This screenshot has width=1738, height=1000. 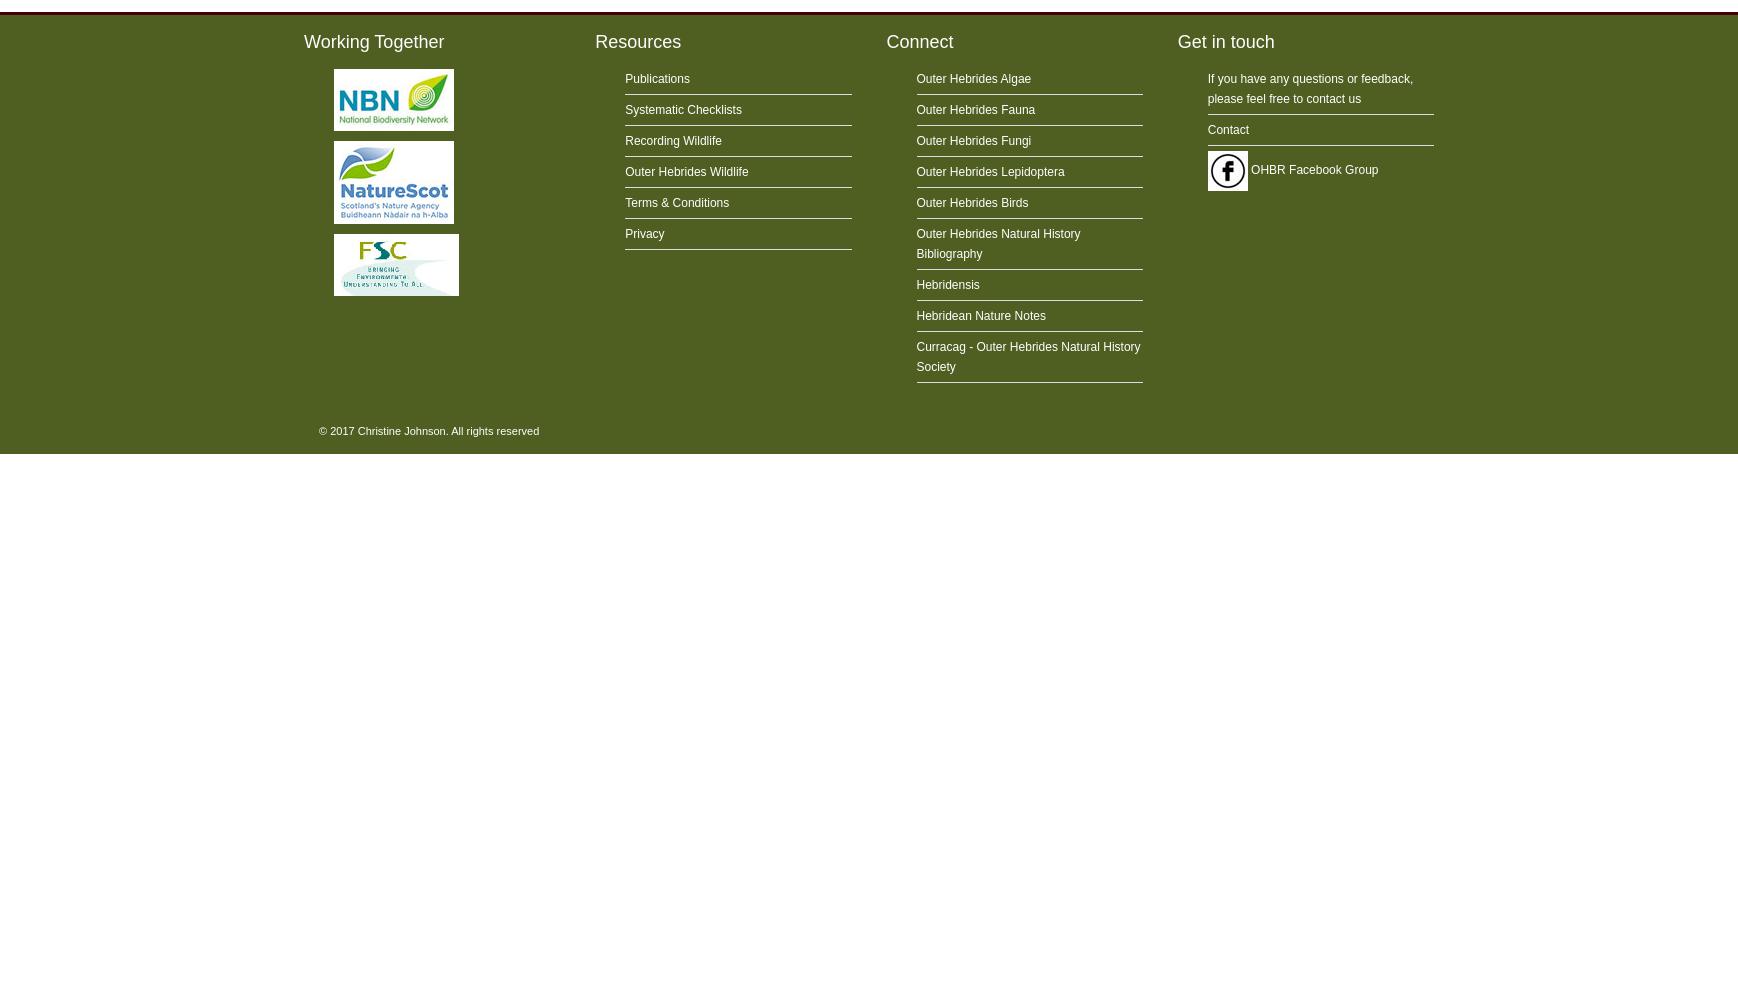 I want to click on 'Outer Hebrides Fauna', so click(x=974, y=109).